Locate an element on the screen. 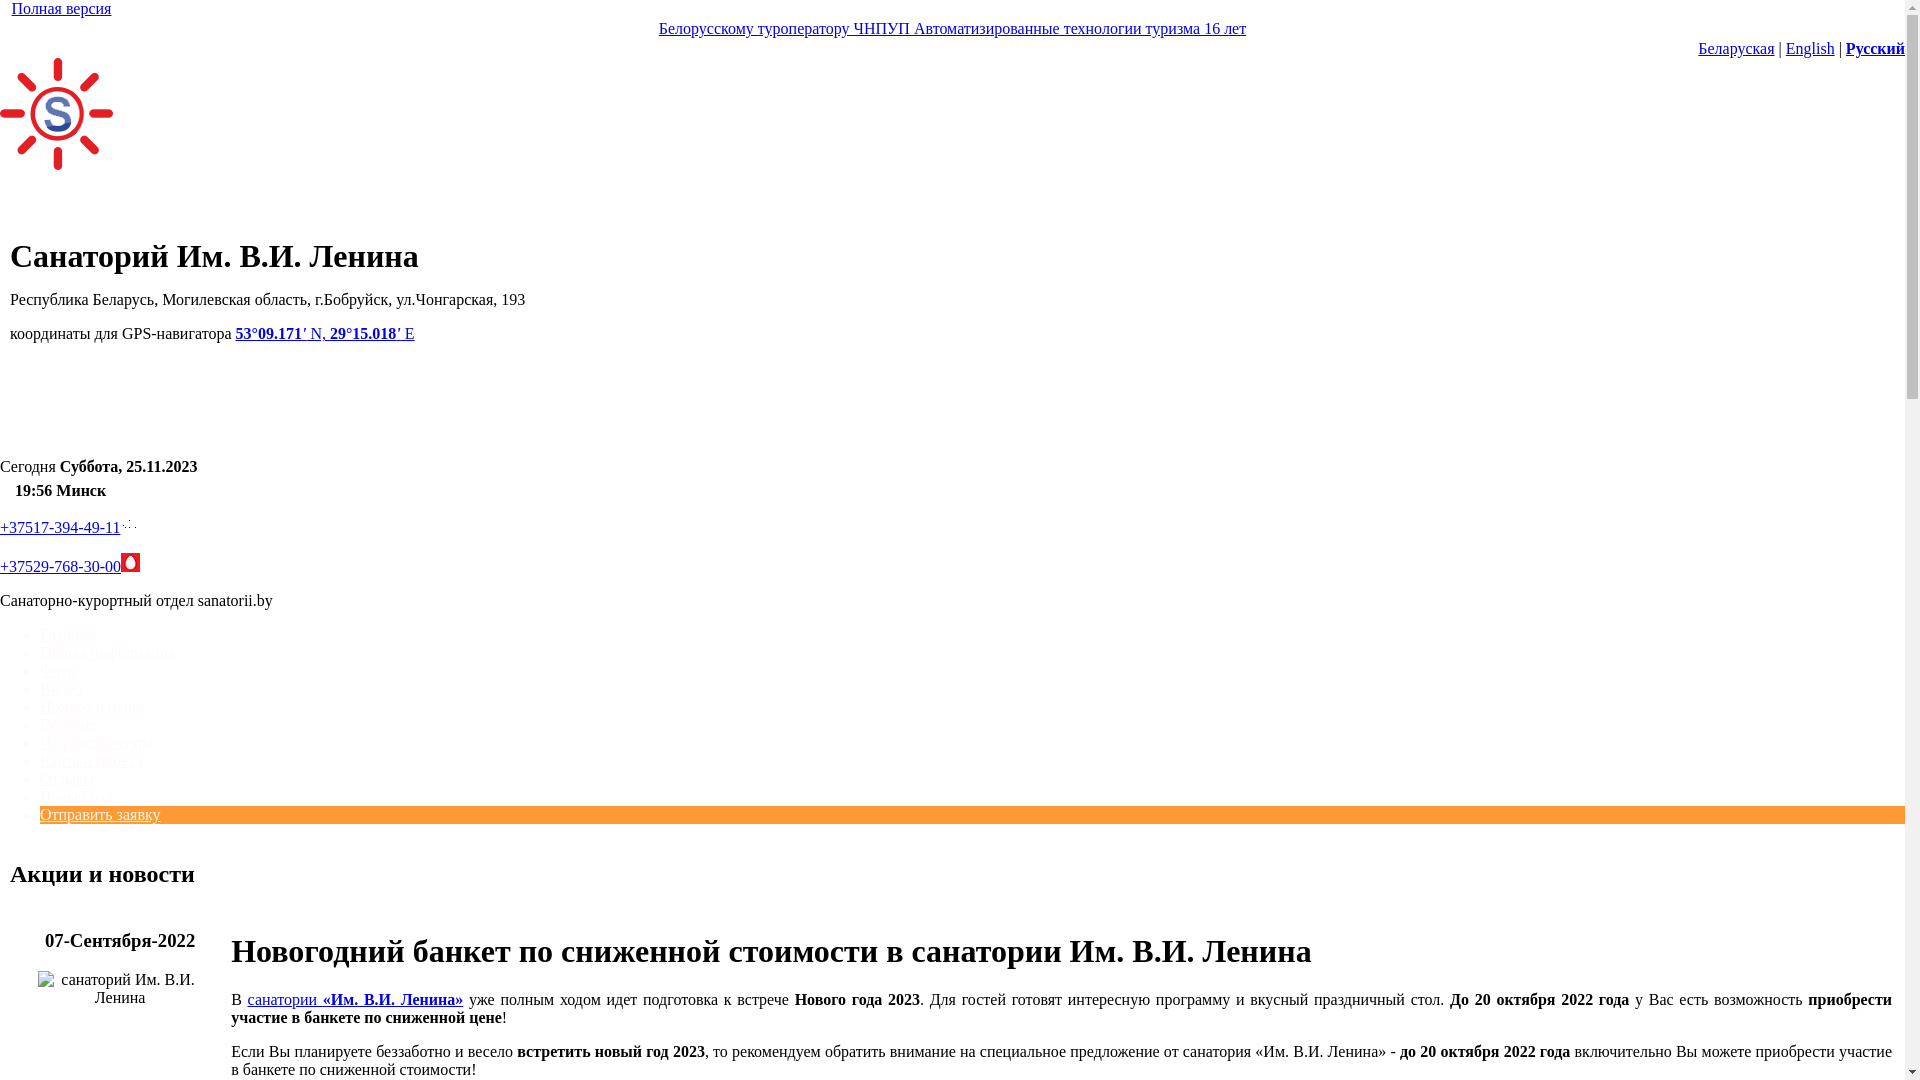  'English' is located at coordinates (1810, 47).